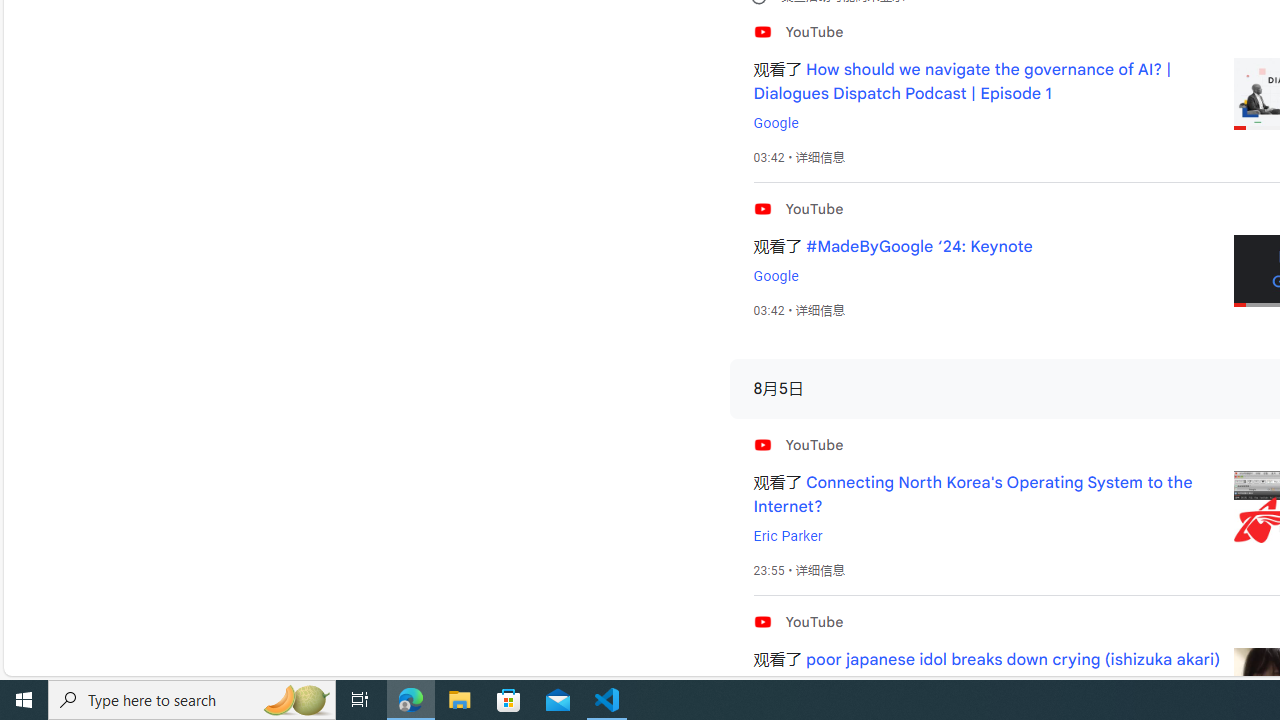 This screenshot has height=720, width=1280. Describe the element at coordinates (786, 535) in the screenshot. I see `'Eric Parker'` at that location.